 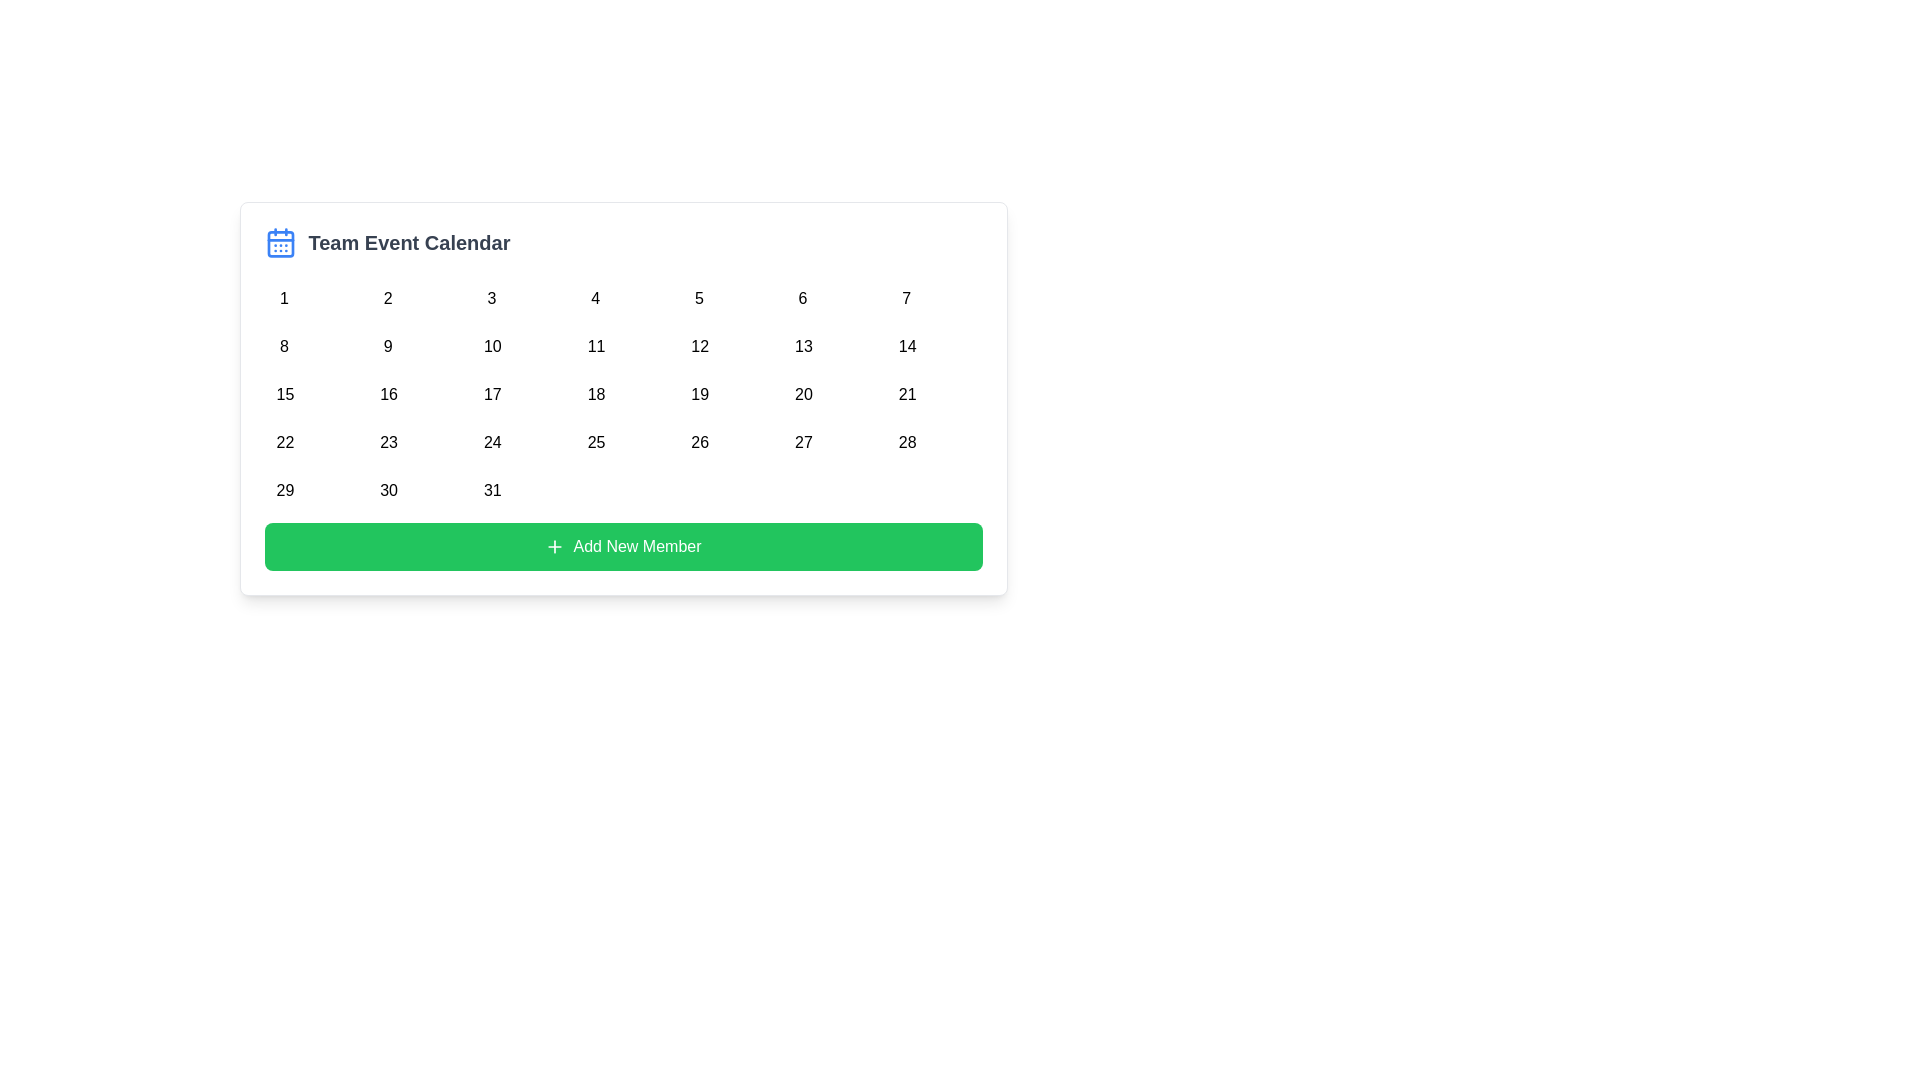 What do you see at coordinates (803, 438) in the screenshot?
I see `the calendar date button displaying the number '27' in the last column of the fourth row` at bounding box center [803, 438].